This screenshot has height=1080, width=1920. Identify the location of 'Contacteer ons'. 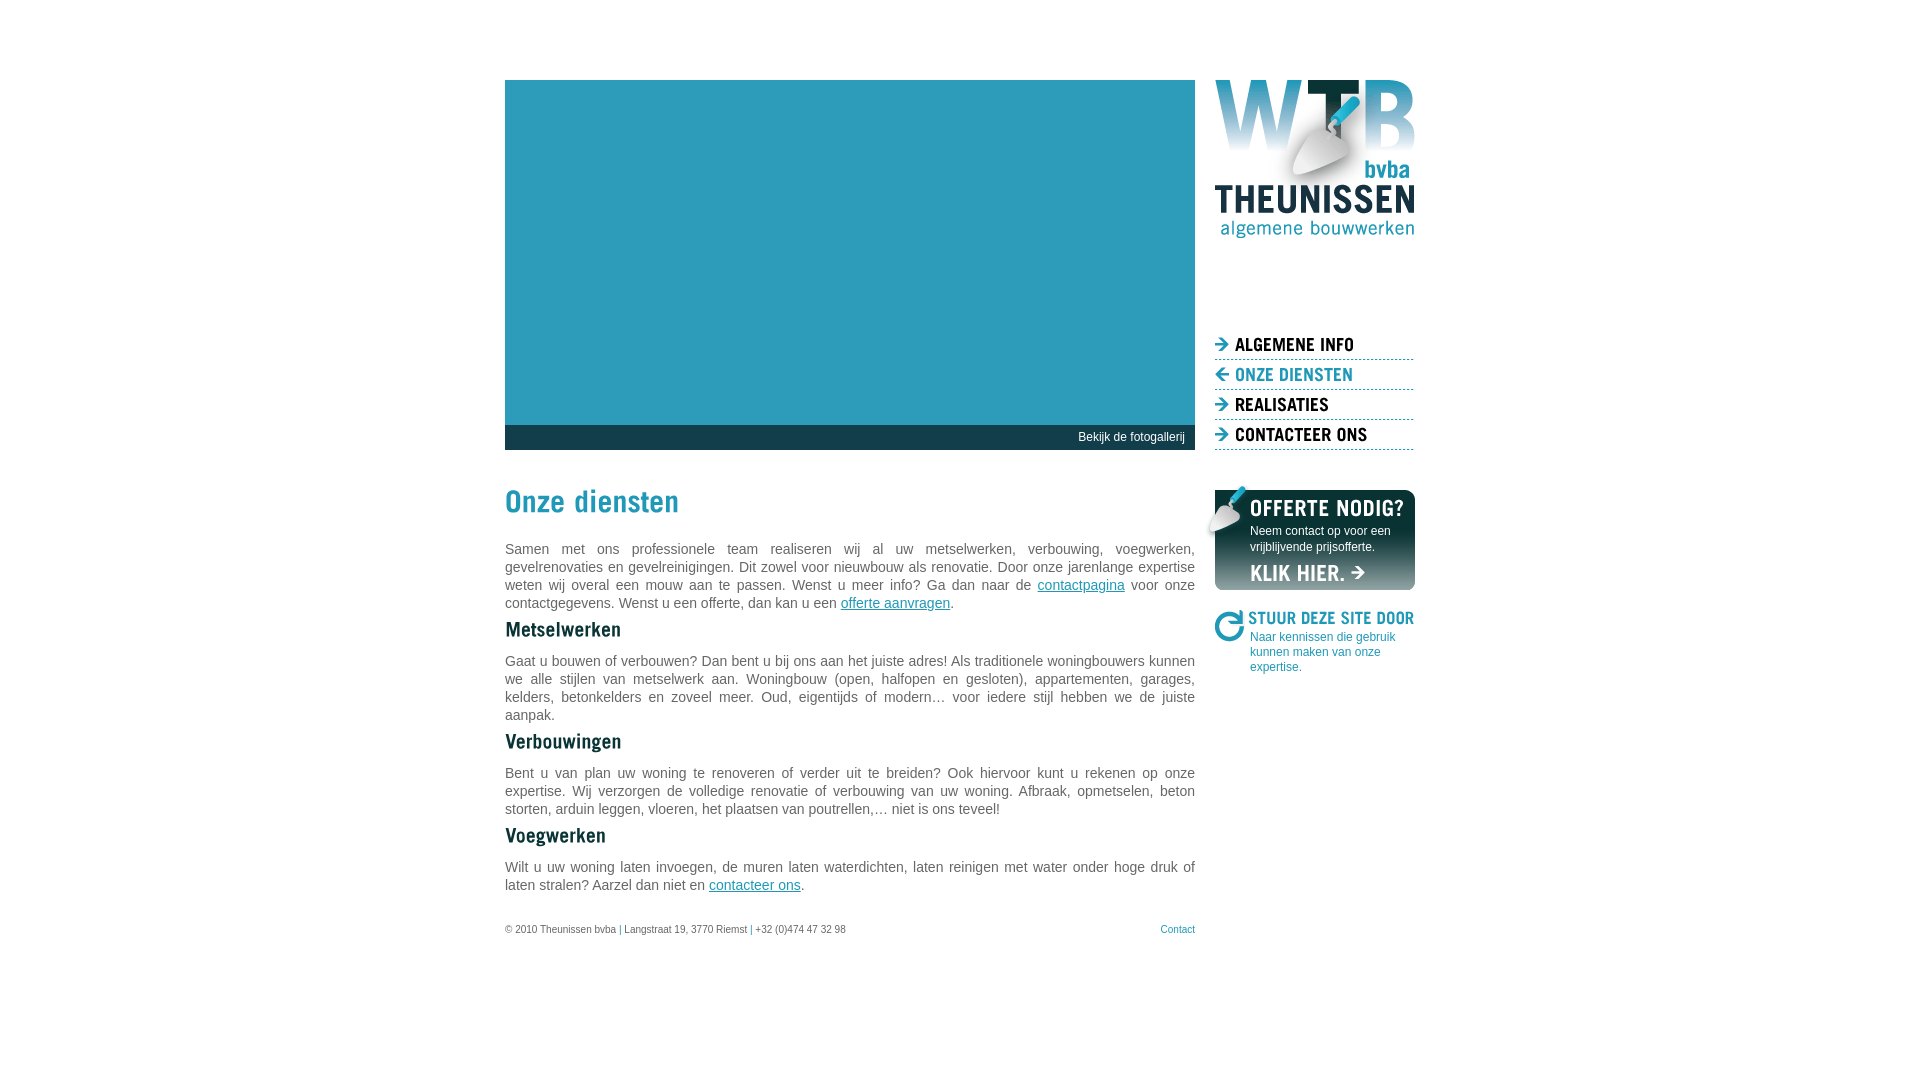
(1315, 434).